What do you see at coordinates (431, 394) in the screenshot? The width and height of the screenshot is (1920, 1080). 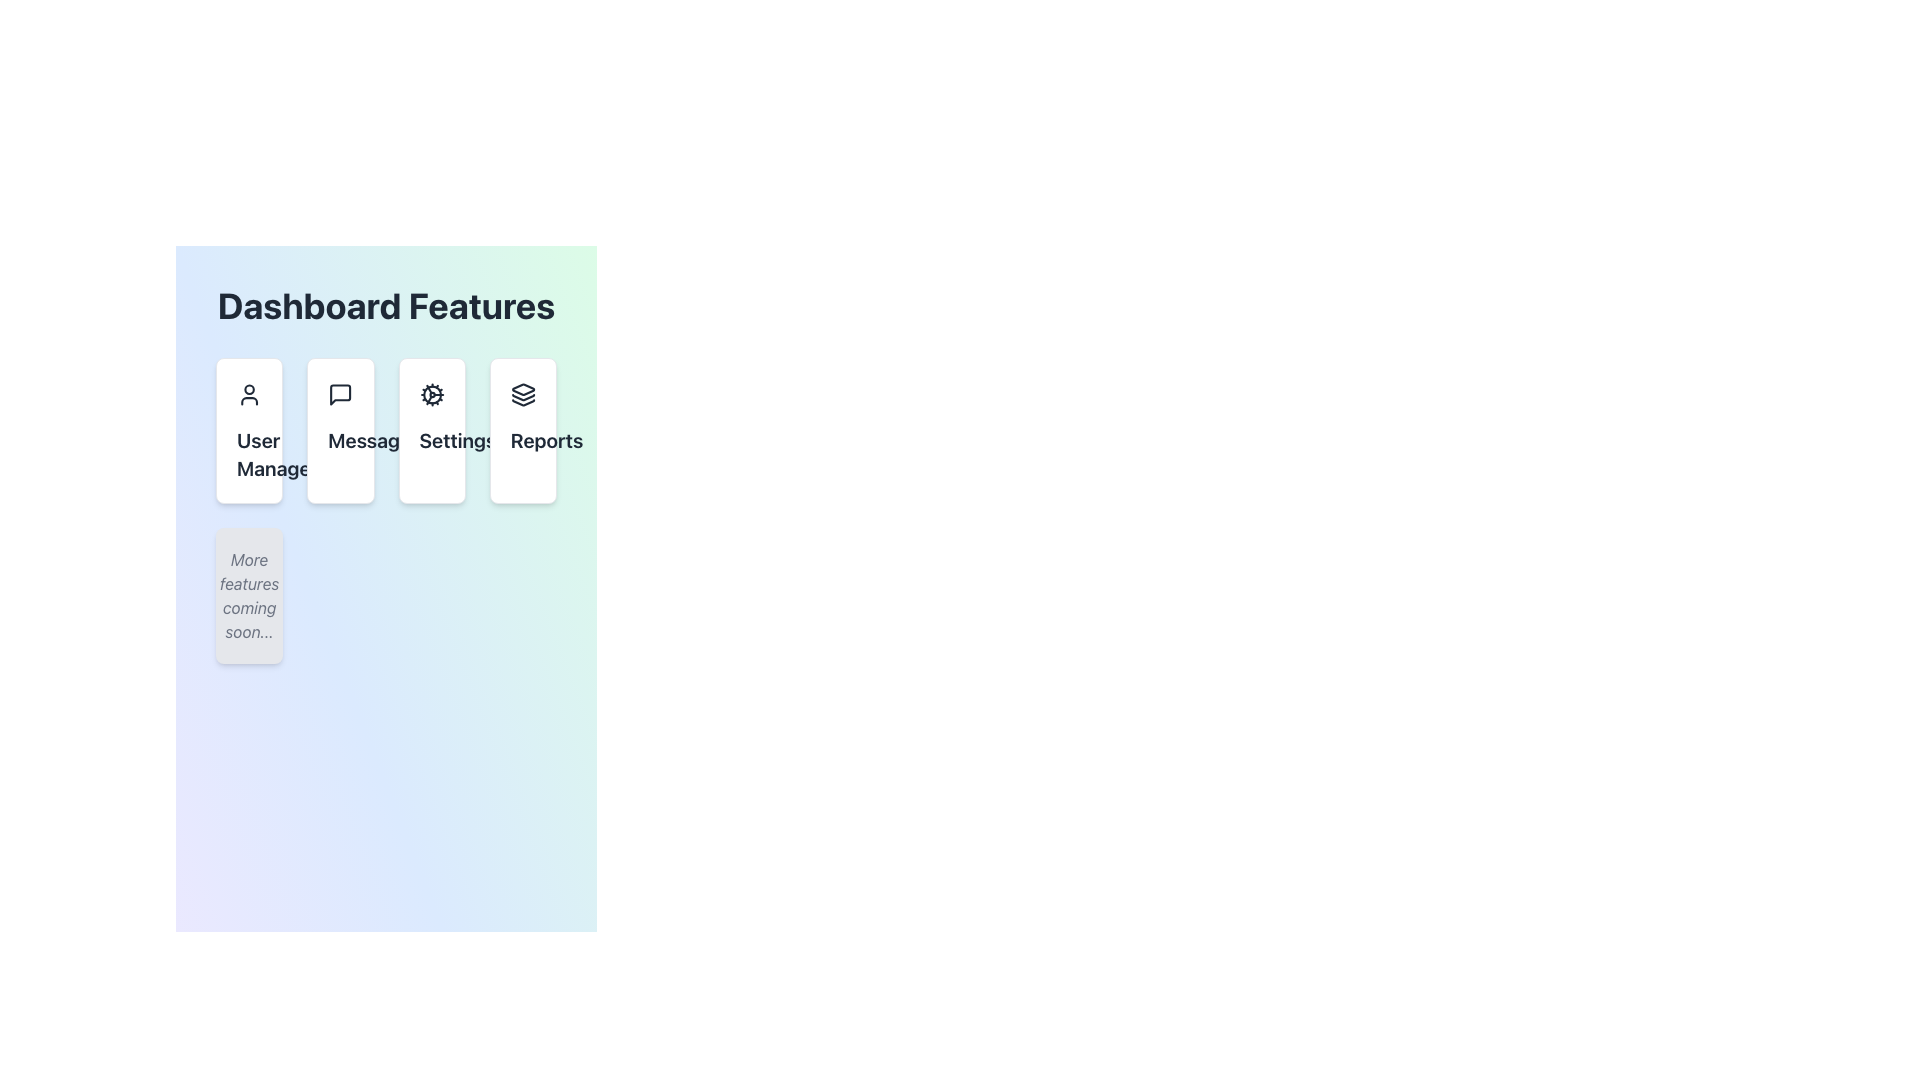 I see `the settings cogwheel icon located in the third card of the horizontally aligned 'Settings' card row within the 'Dashboard Features' section` at bounding box center [431, 394].